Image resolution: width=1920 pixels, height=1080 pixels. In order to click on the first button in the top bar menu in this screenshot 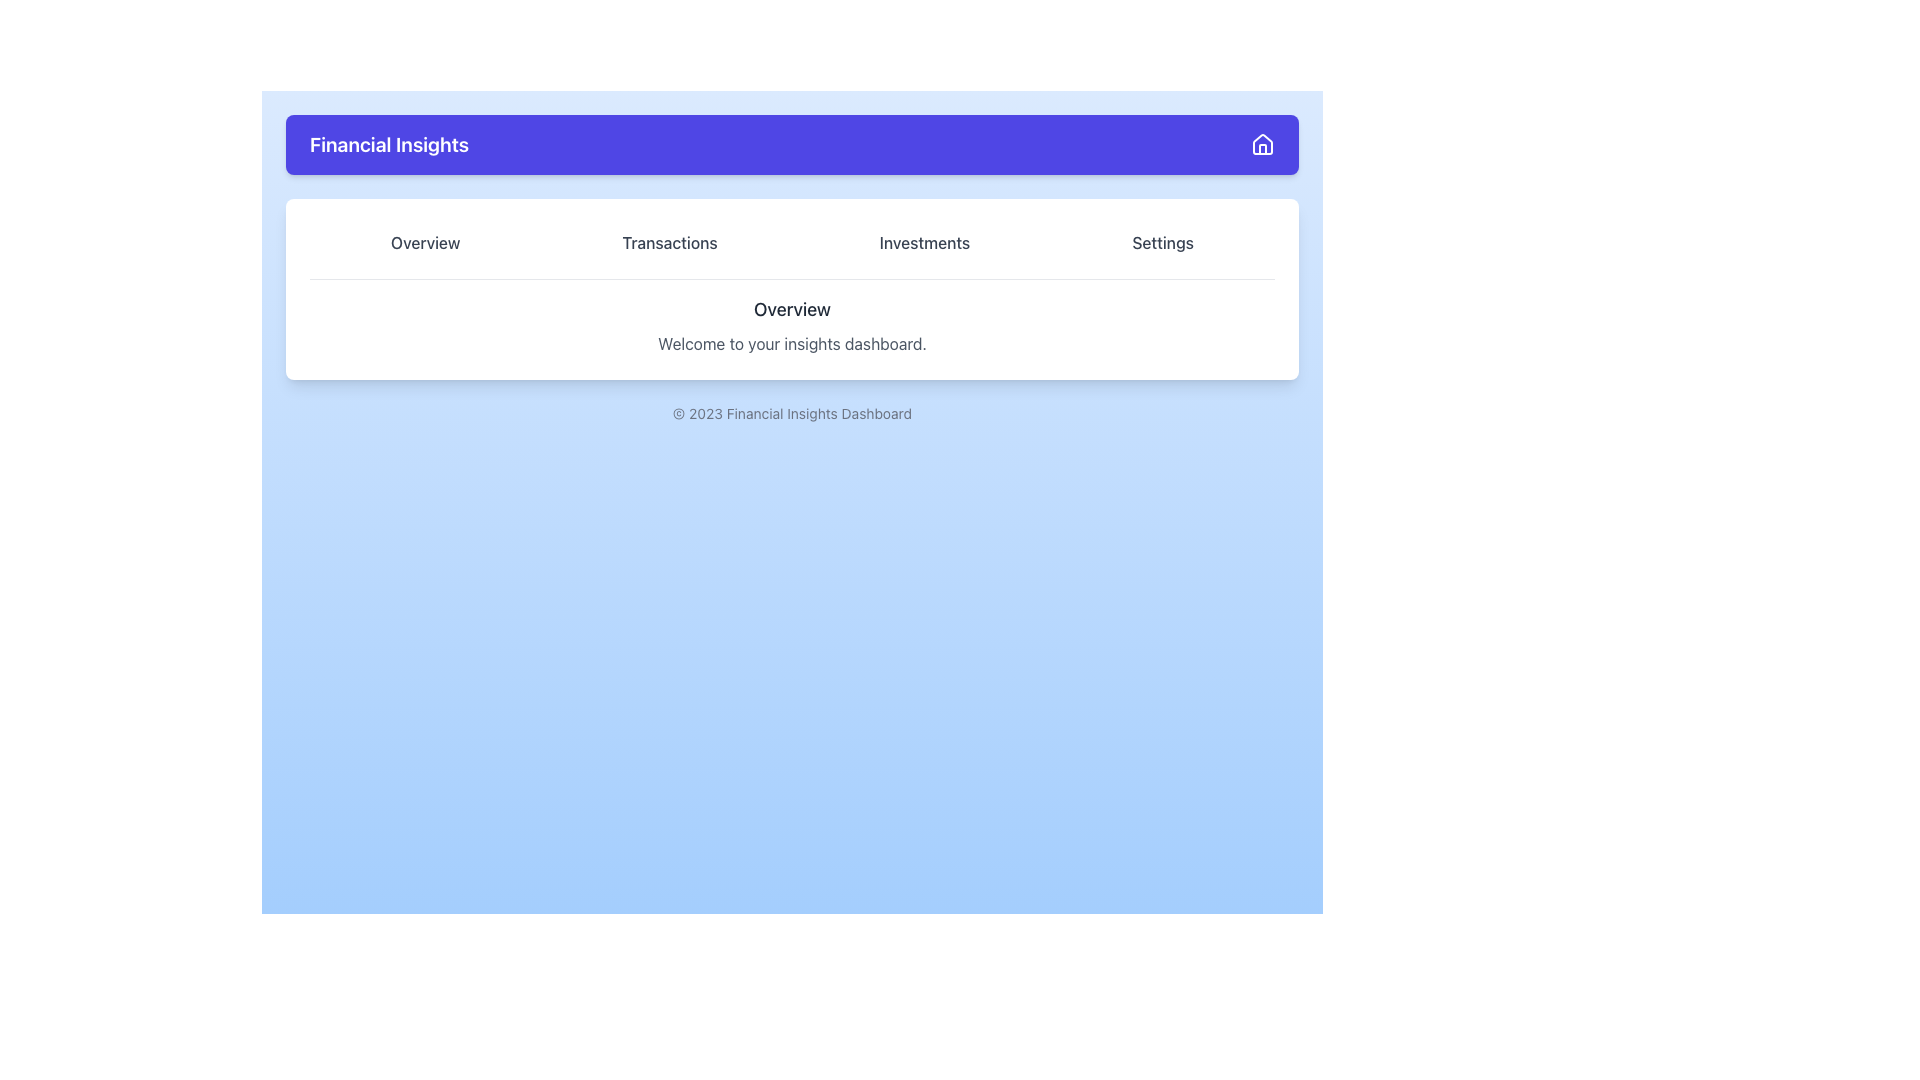, I will do `click(424, 242)`.